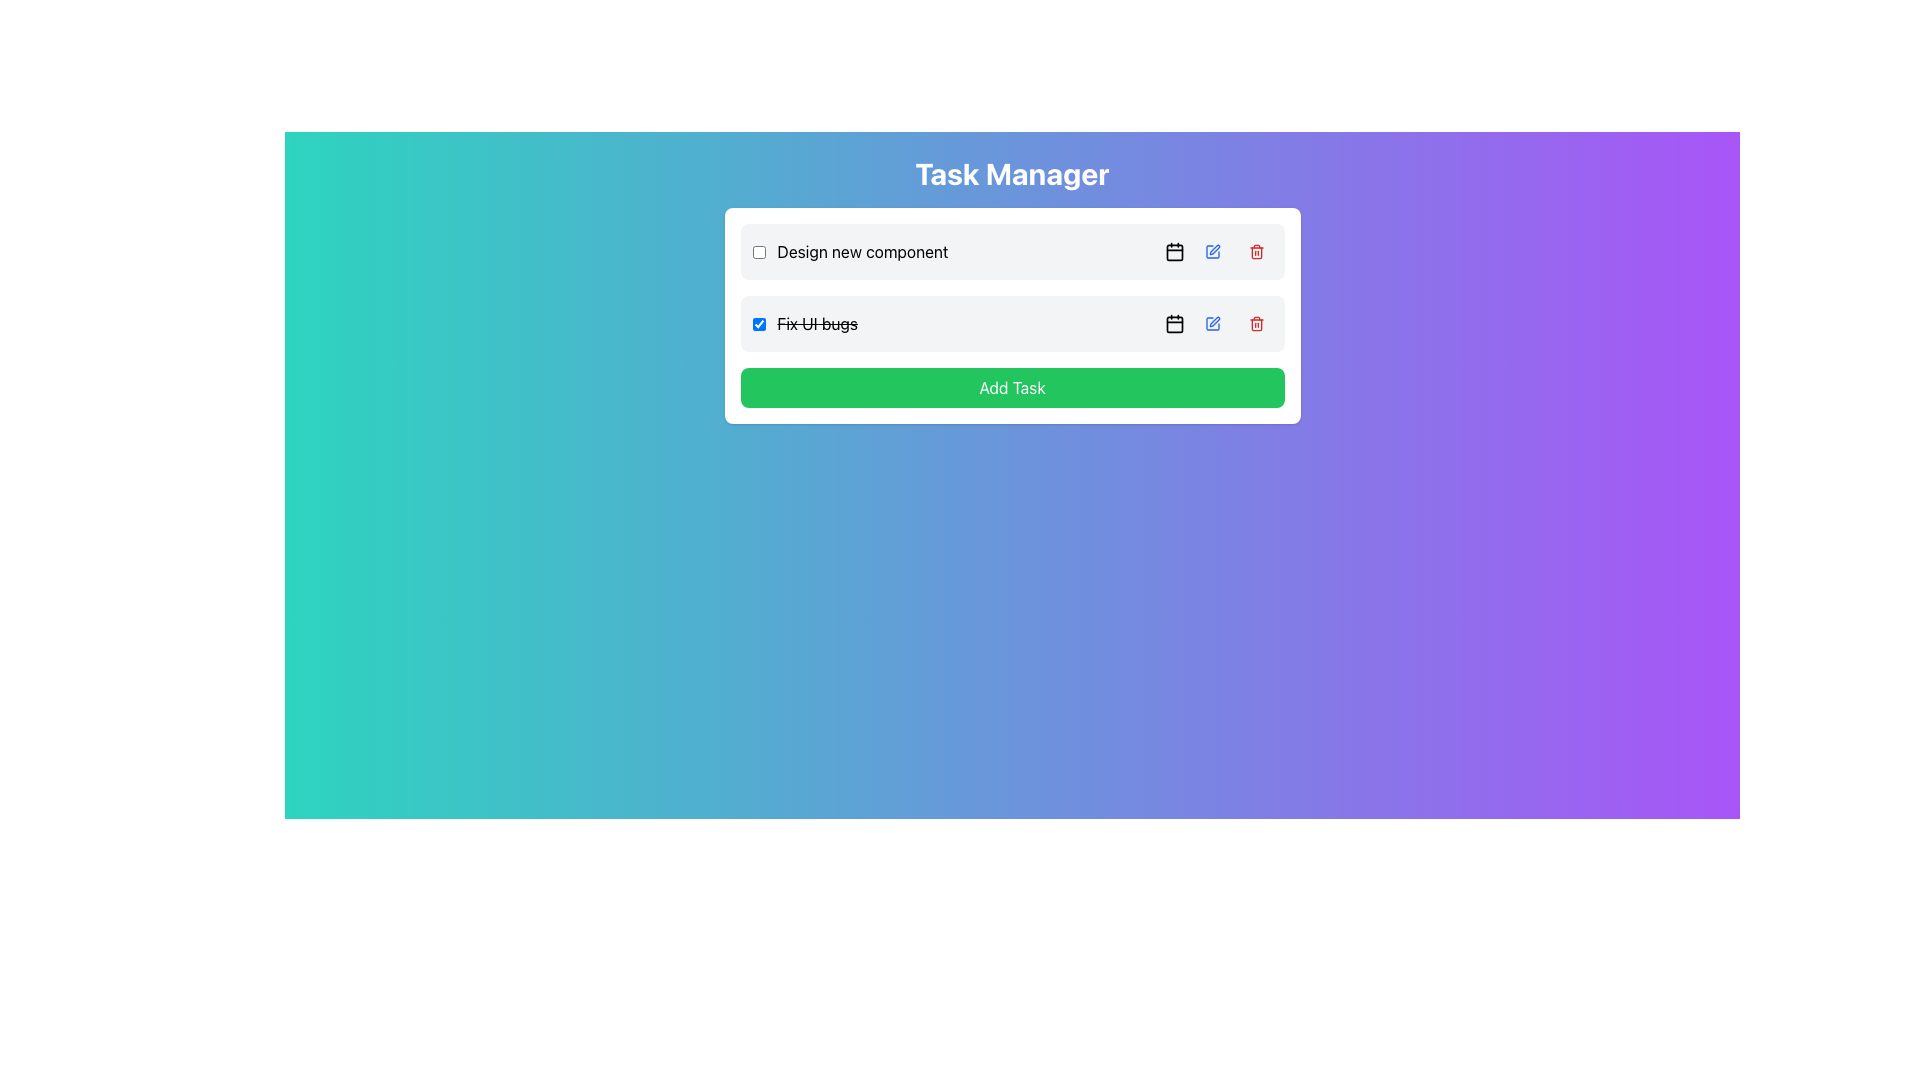 The image size is (1920, 1080). What do you see at coordinates (1255, 250) in the screenshot?
I see `the red trash bin icon in the second task row` at bounding box center [1255, 250].